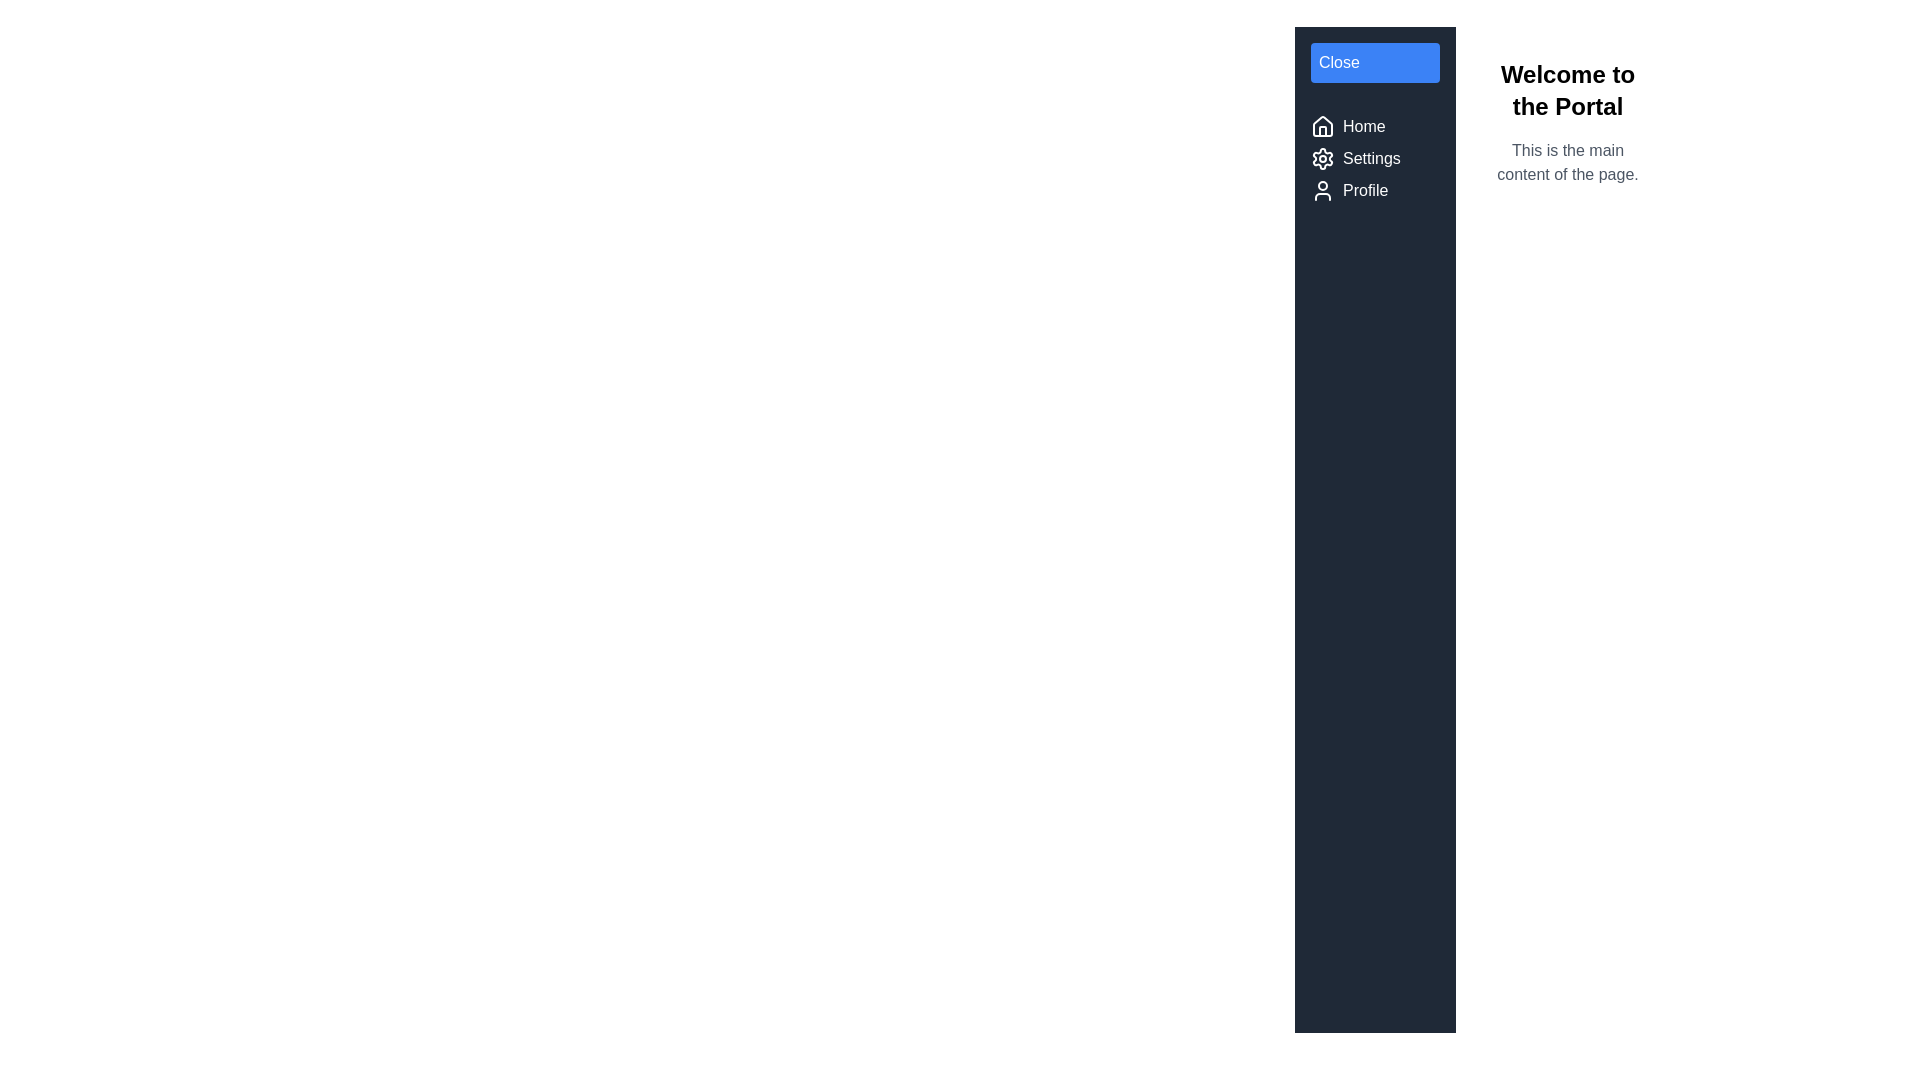 This screenshot has height=1080, width=1920. What do you see at coordinates (1373, 127) in the screenshot?
I see `the first item in the vertically stacked navigation menu, which is an anchor link with an icon and text label` at bounding box center [1373, 127].